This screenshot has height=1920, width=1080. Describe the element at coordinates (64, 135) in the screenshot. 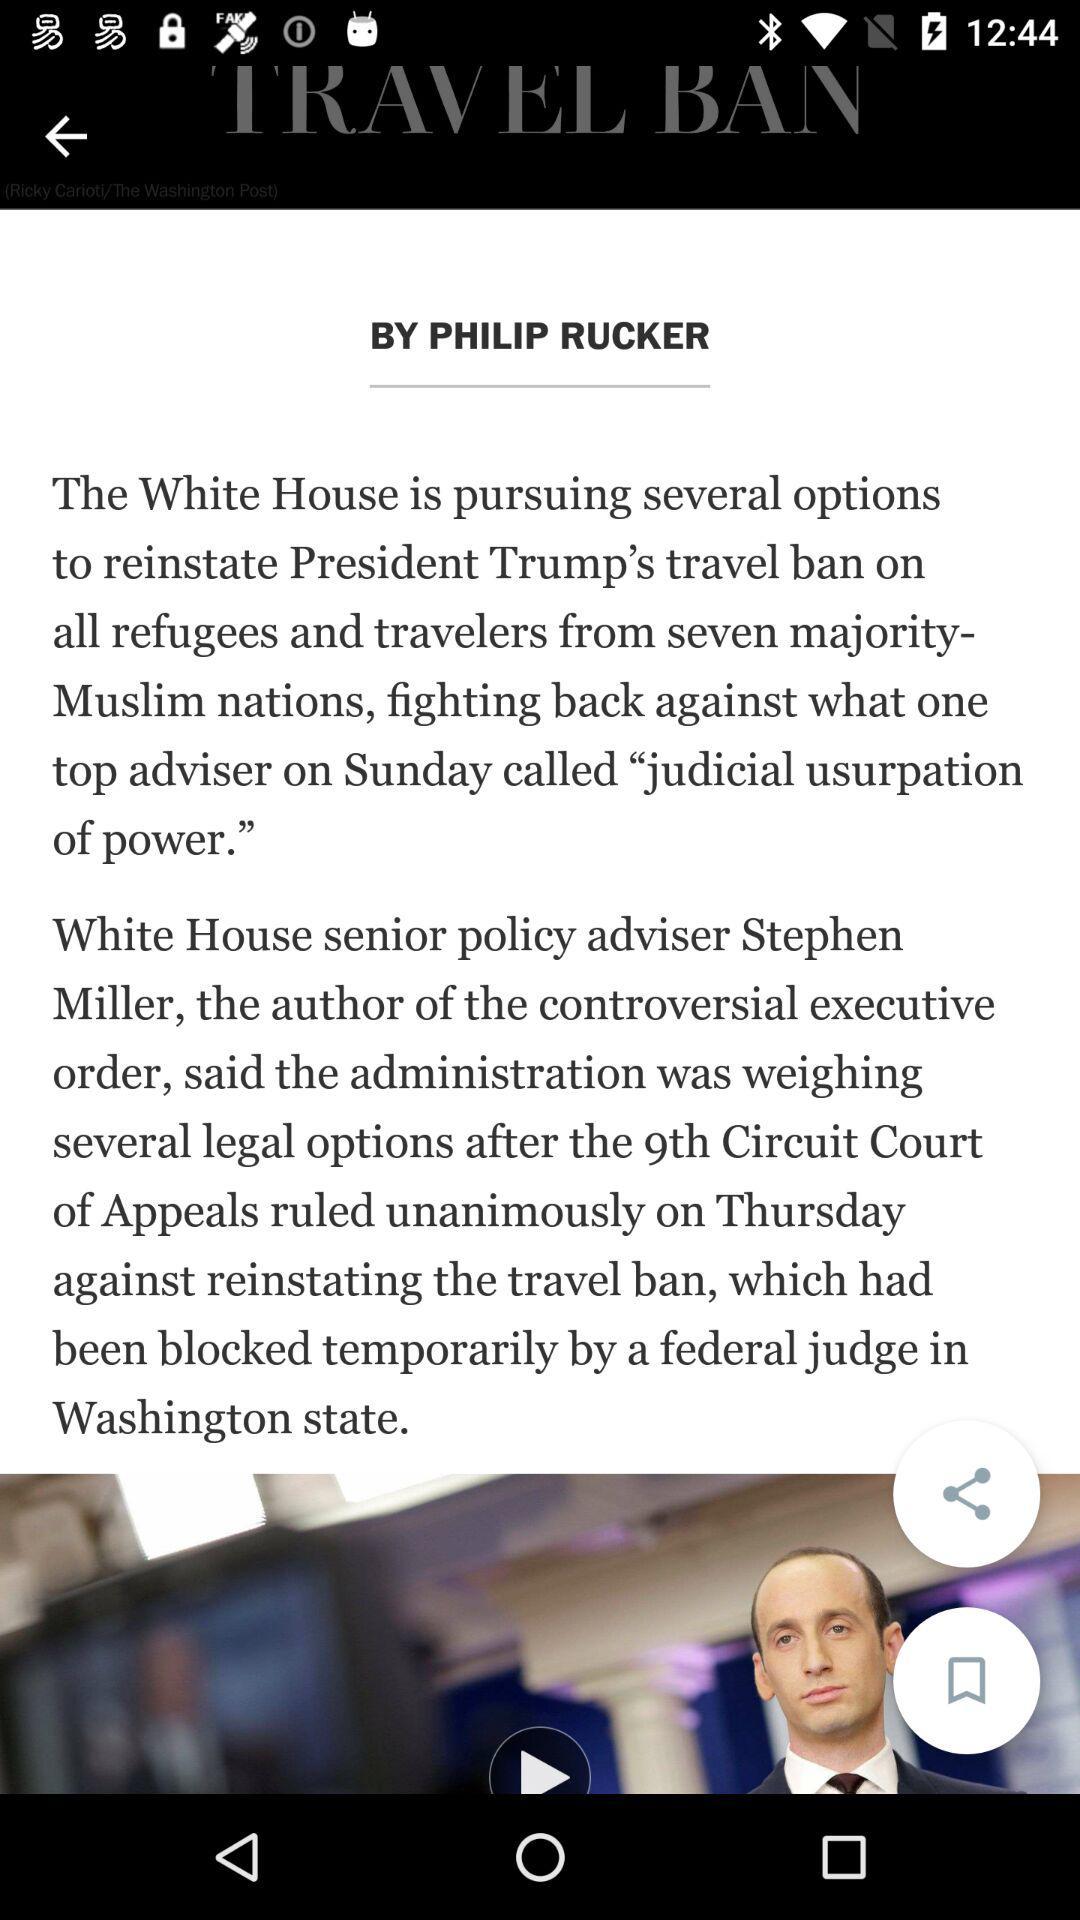

I see `the arrow_backward icon` at that location.